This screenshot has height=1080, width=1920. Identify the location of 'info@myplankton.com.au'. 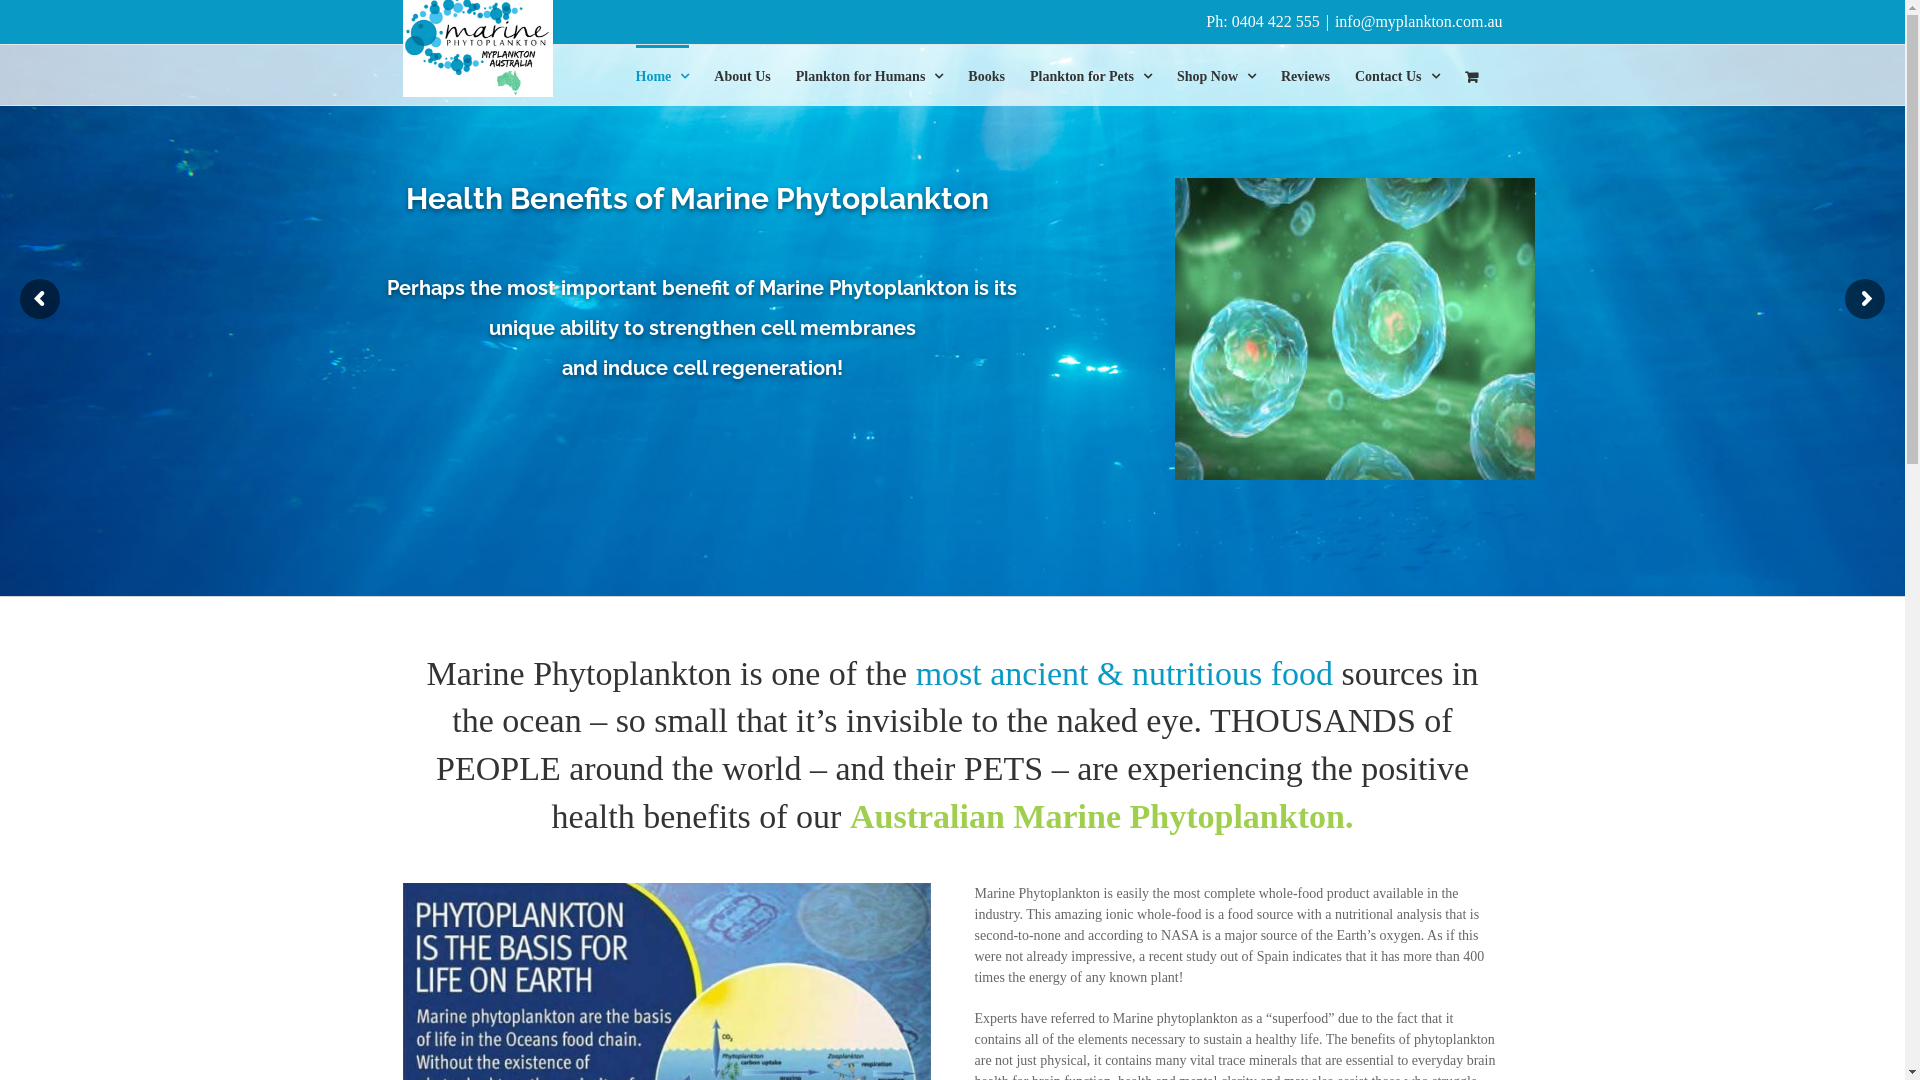
(1418, 21).